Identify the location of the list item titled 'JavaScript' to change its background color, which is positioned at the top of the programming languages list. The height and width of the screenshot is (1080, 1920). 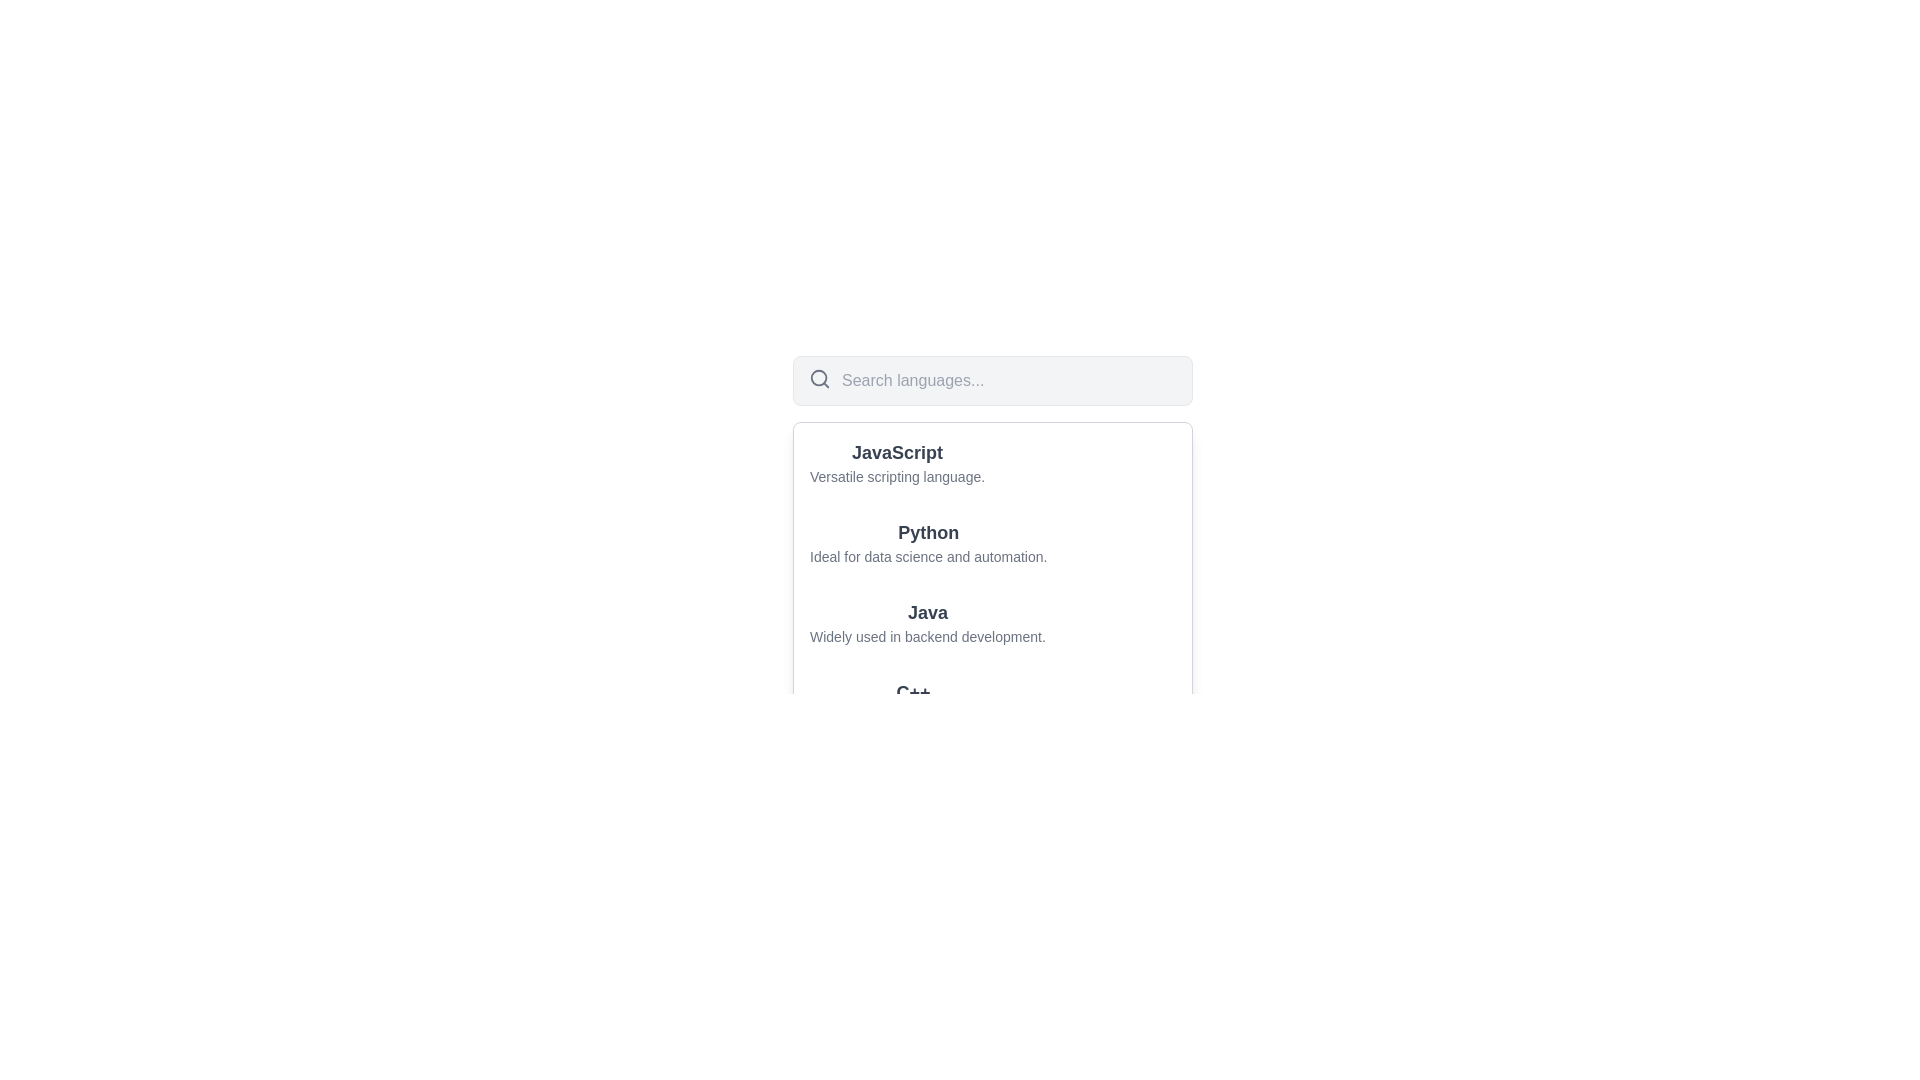
(993, 462).